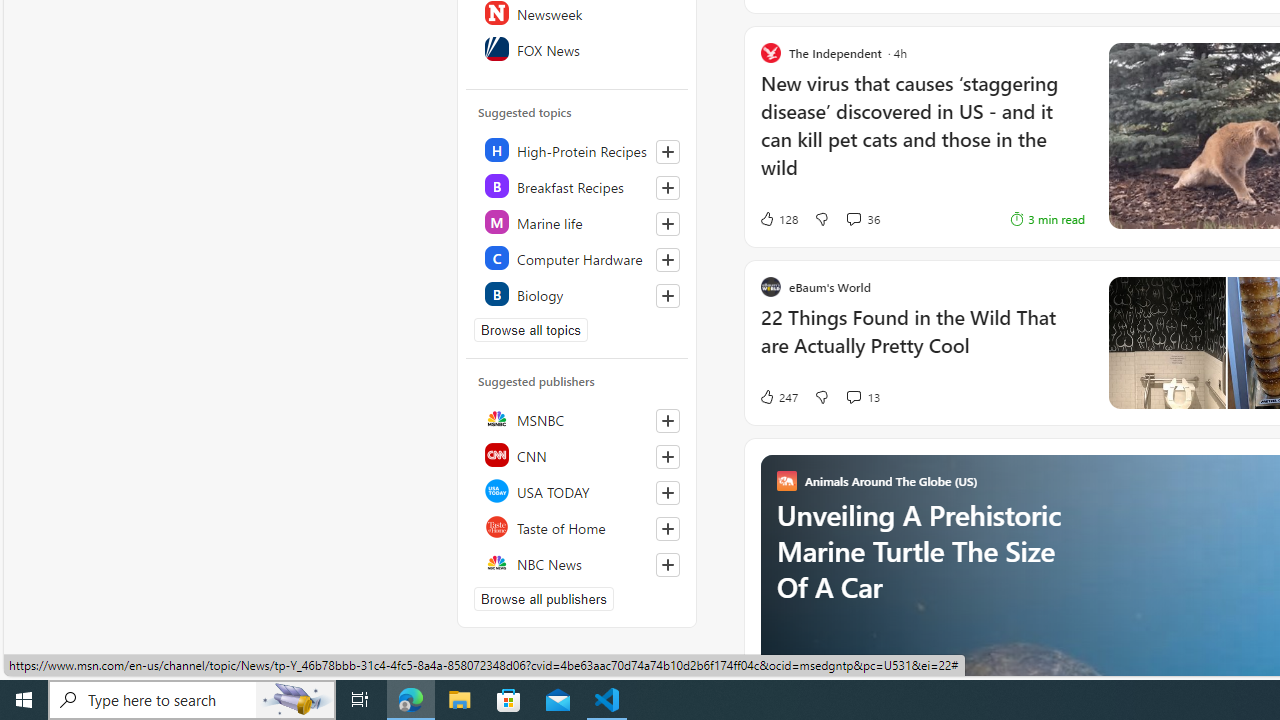  I want to click on 'MSNBC', so click(577, 418).